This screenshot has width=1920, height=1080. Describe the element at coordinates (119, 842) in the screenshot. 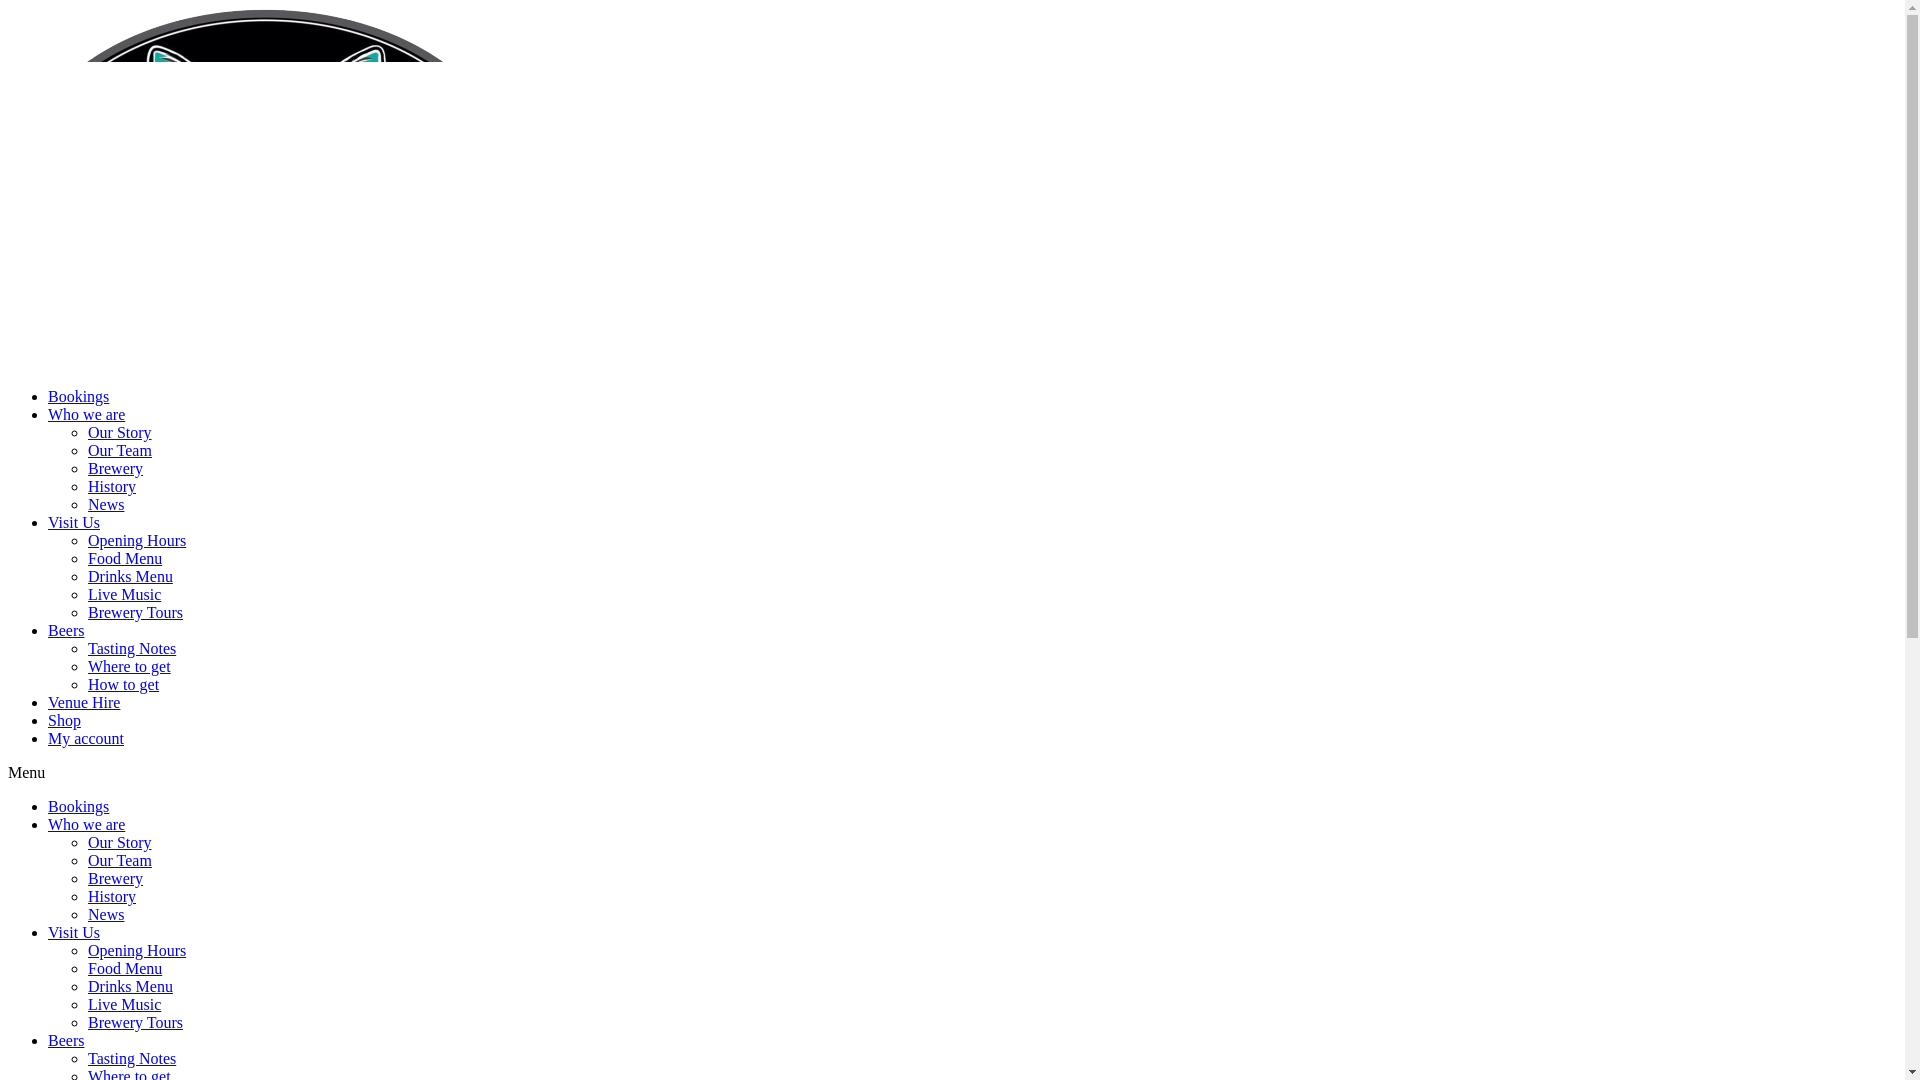

I see `'Our Story'` at that location.